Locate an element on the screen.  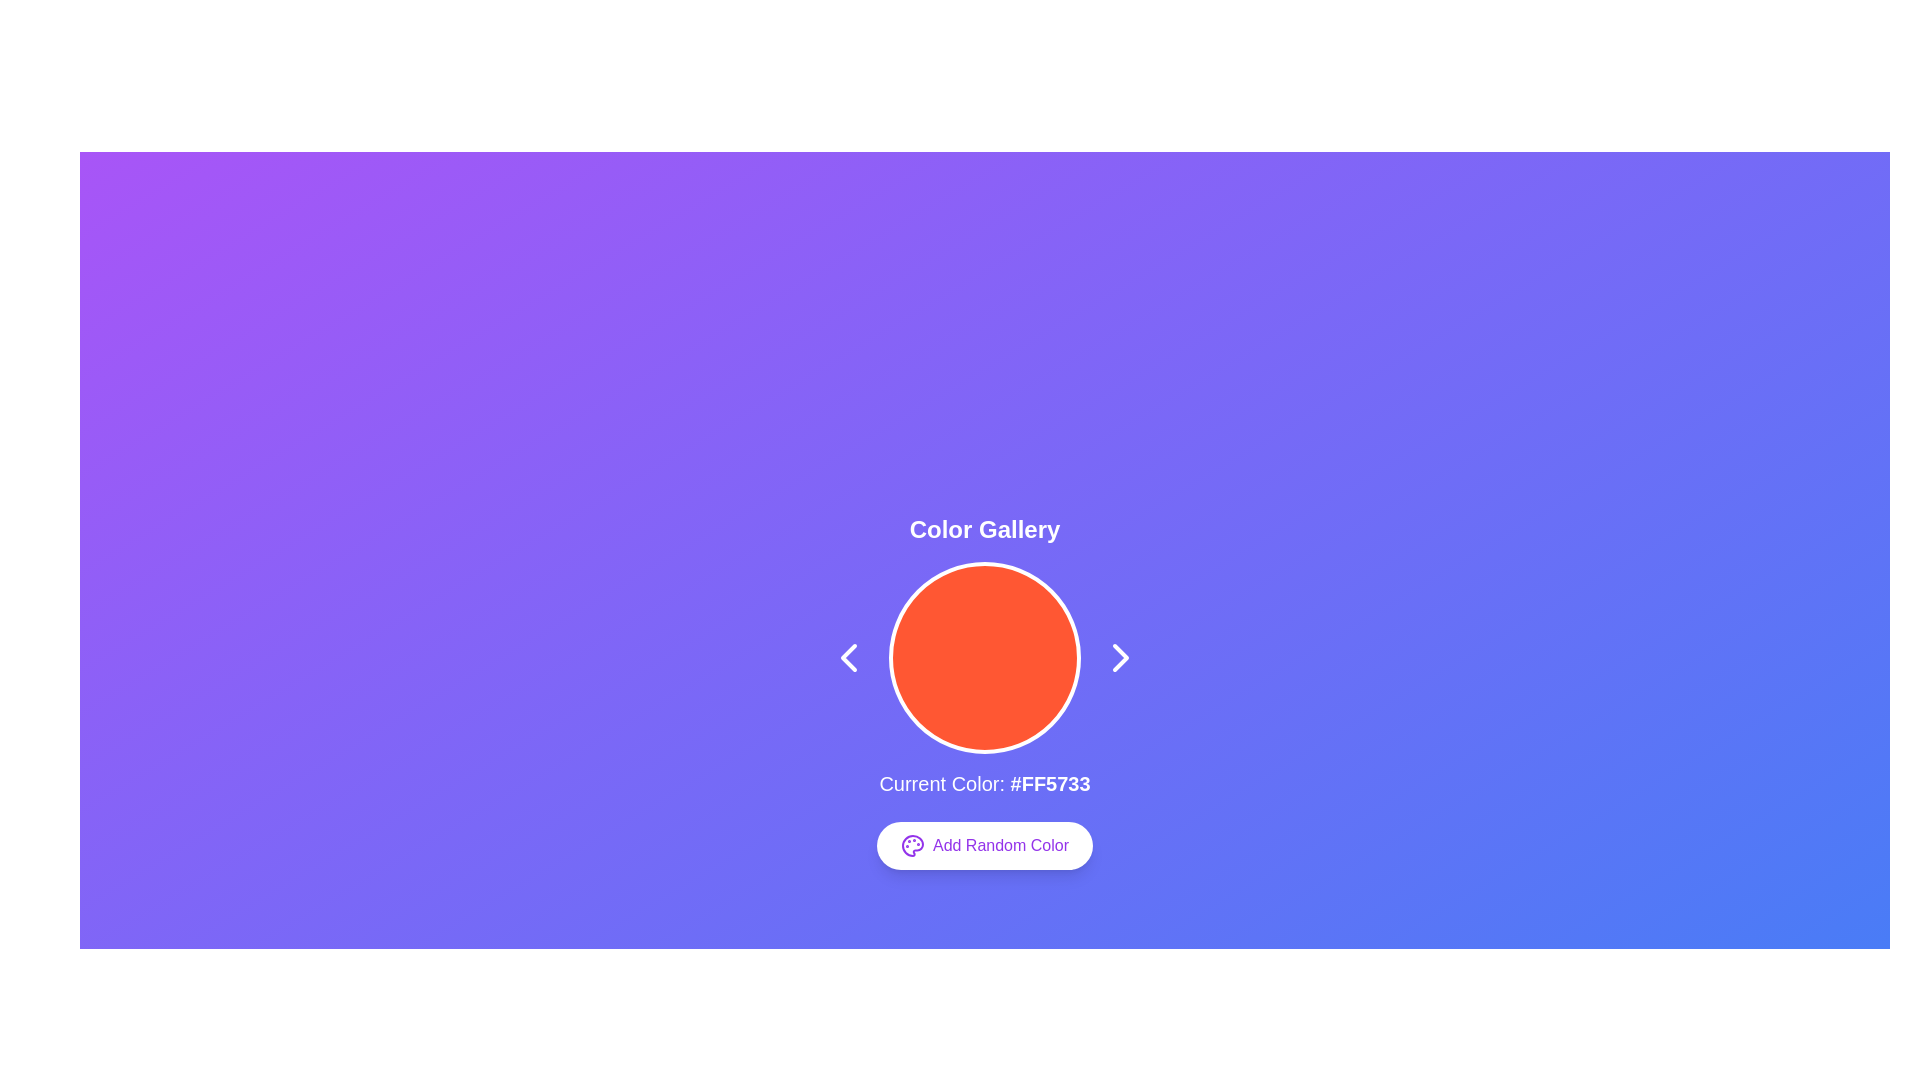
the leftward chevron button, which is a white navigational control located to the left of the circular color block, to go to the previous item is located at coordinates (849, 658).